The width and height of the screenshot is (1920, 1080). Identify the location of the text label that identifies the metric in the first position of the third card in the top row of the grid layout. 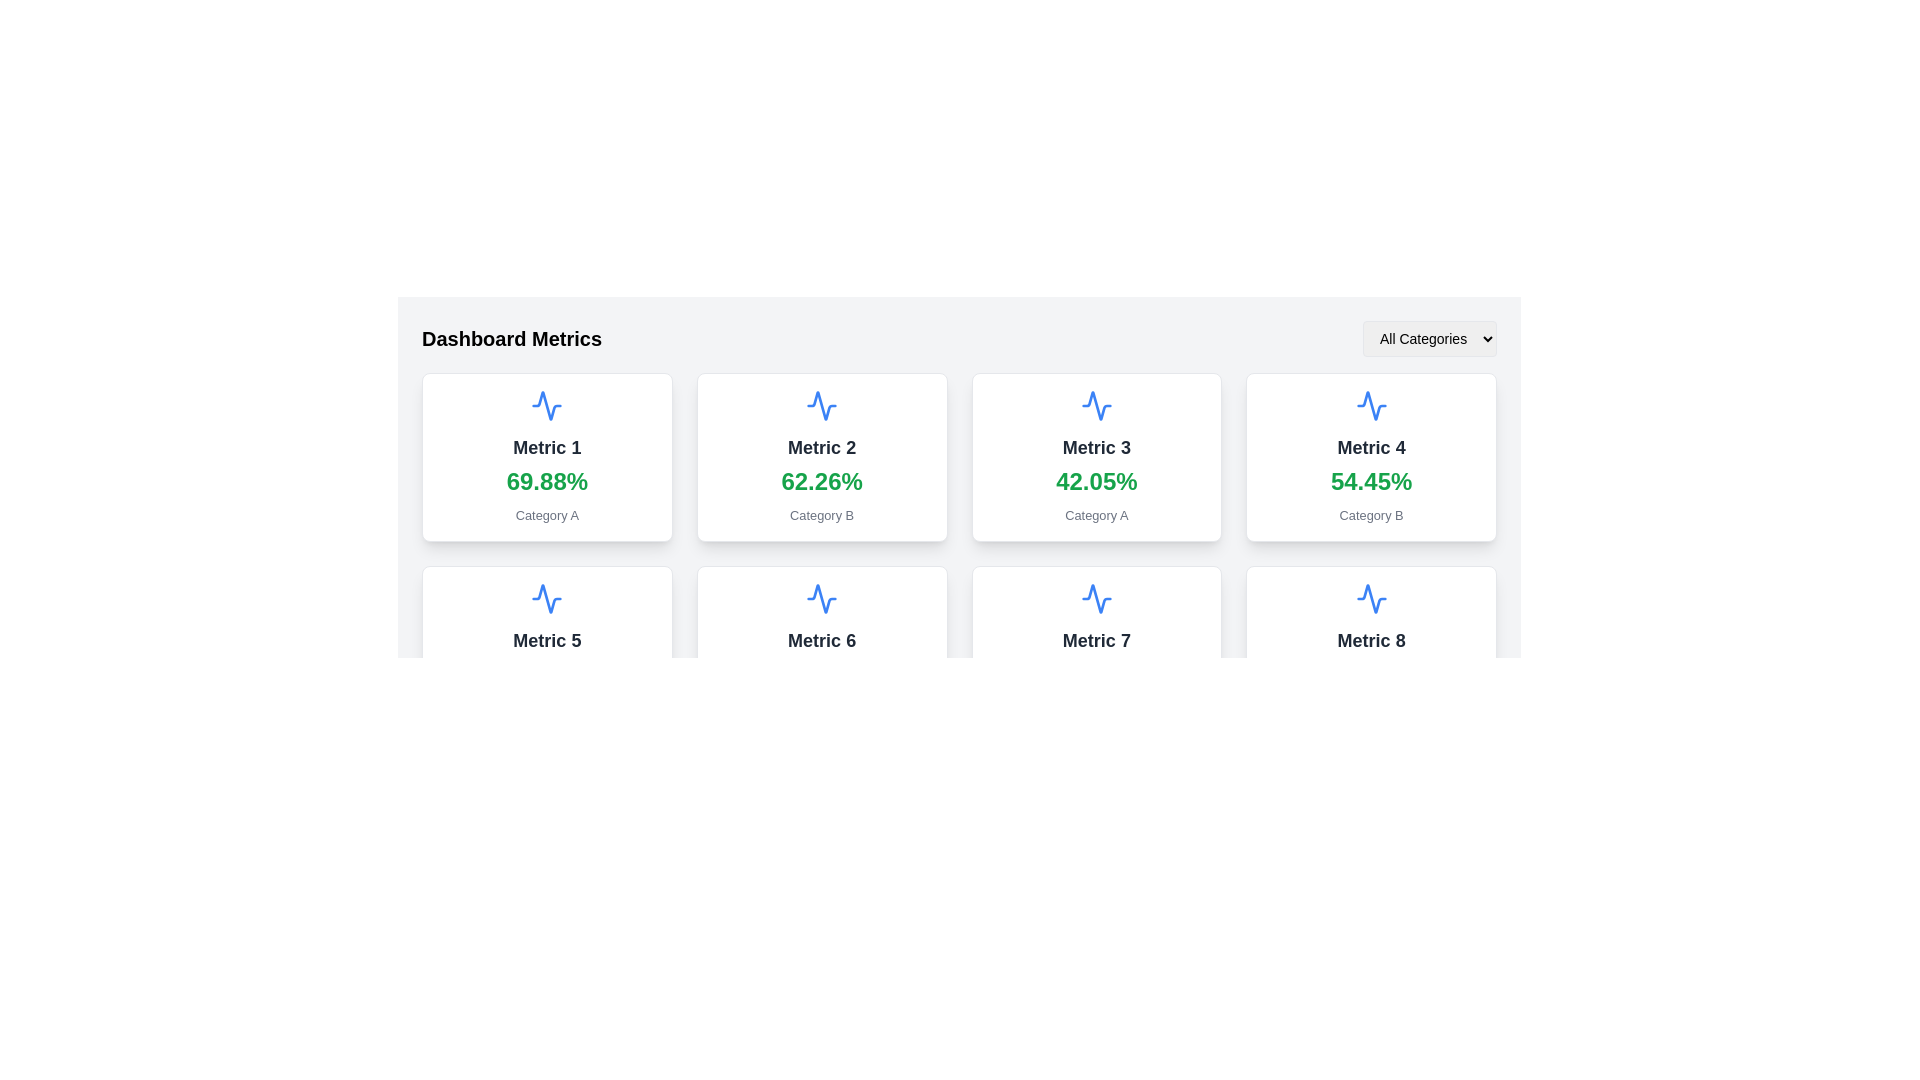
(1095, 446).